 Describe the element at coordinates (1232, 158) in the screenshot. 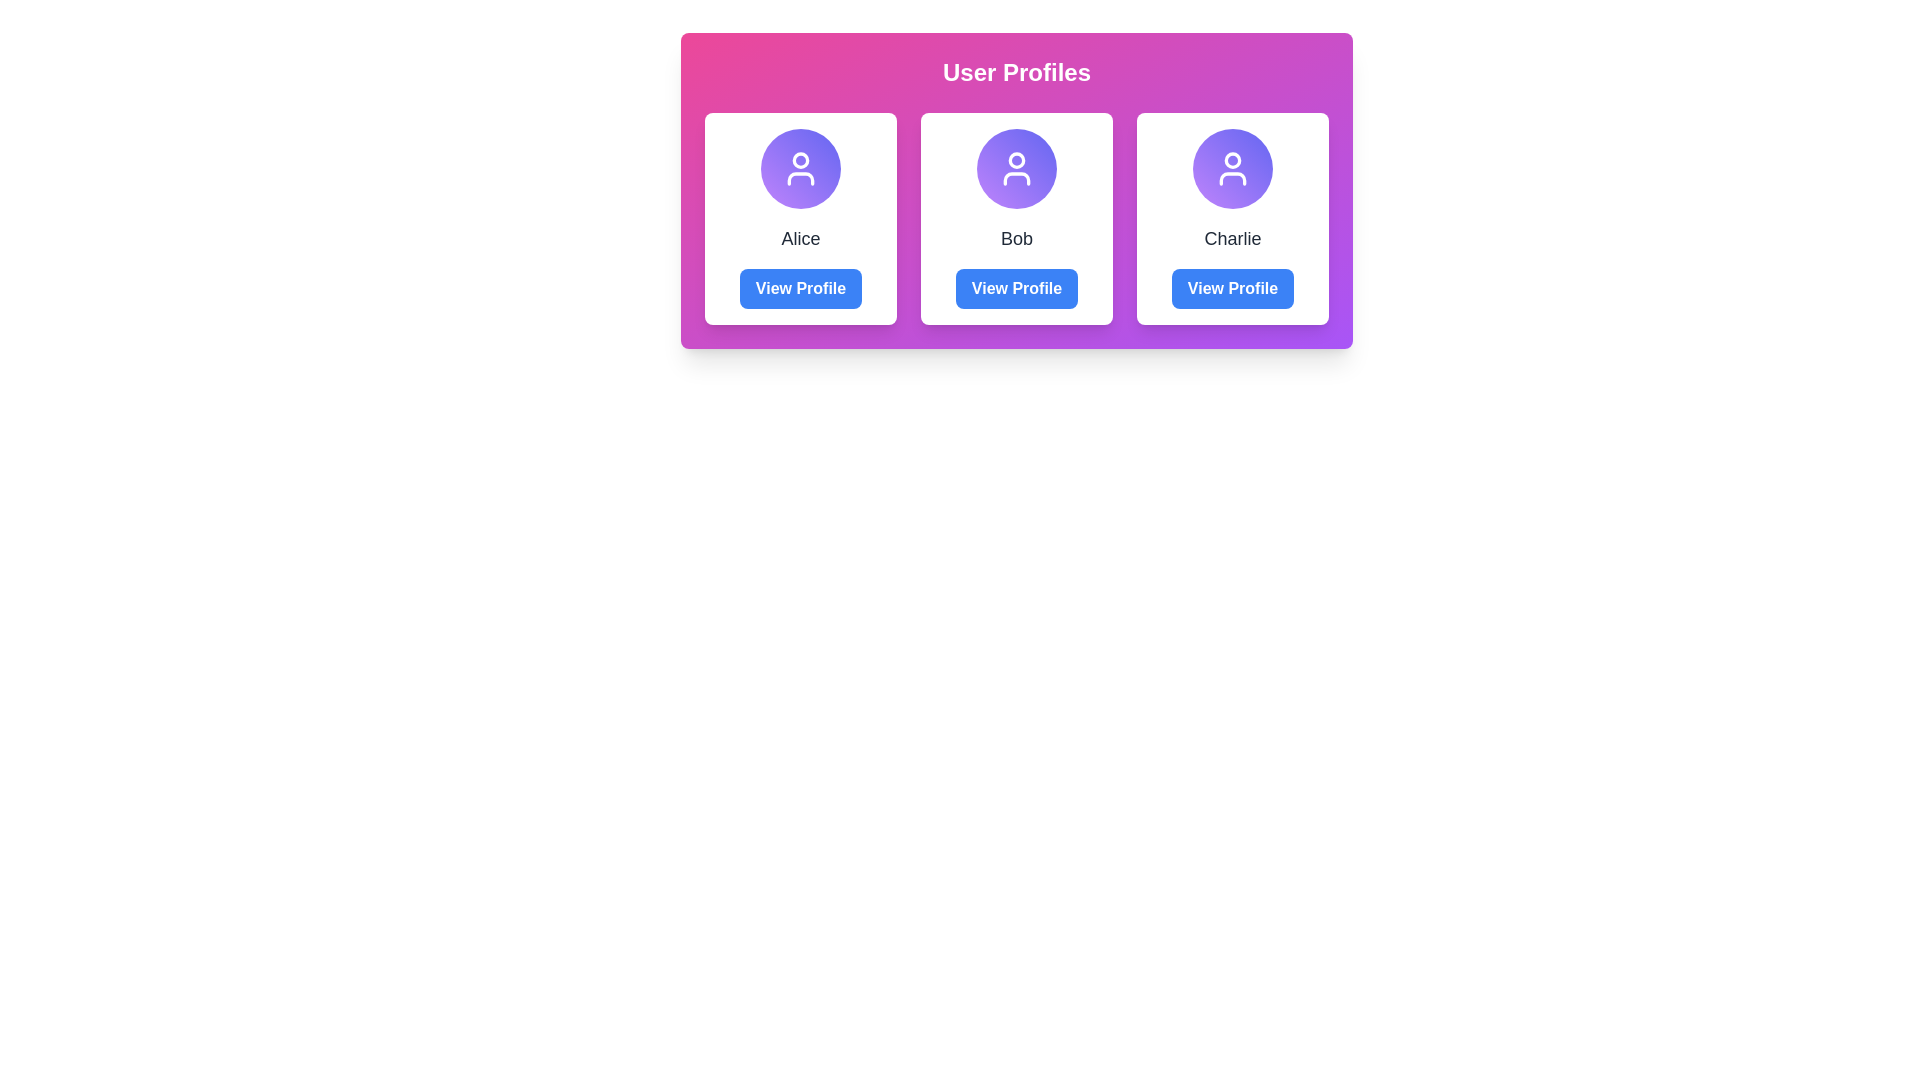

I see `the small circular component representing the head of the user profile icon for 'Charlie' located at the top of the profile card` at that location.